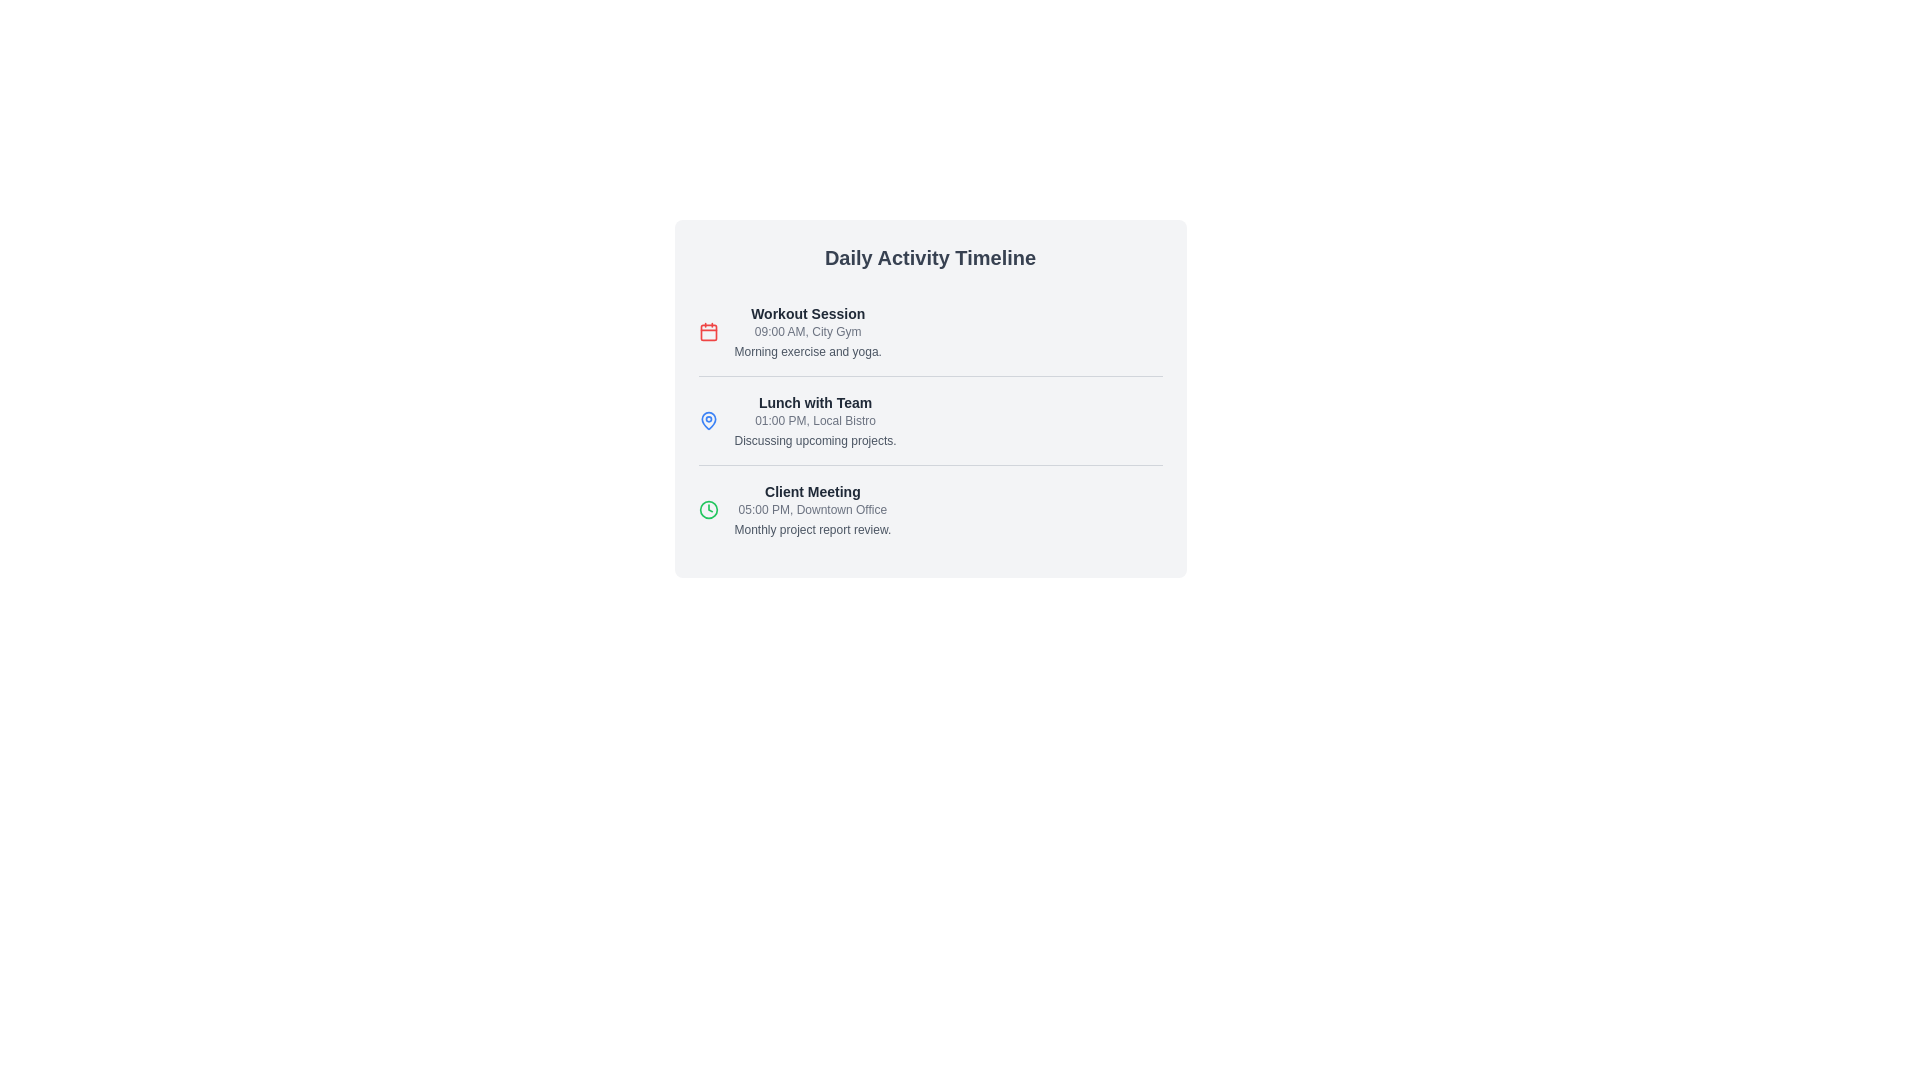  I want to click on centered, bold text displaying 'Daily Activity Timeline' located at the top of a card-styled panel, so click(929, 257).